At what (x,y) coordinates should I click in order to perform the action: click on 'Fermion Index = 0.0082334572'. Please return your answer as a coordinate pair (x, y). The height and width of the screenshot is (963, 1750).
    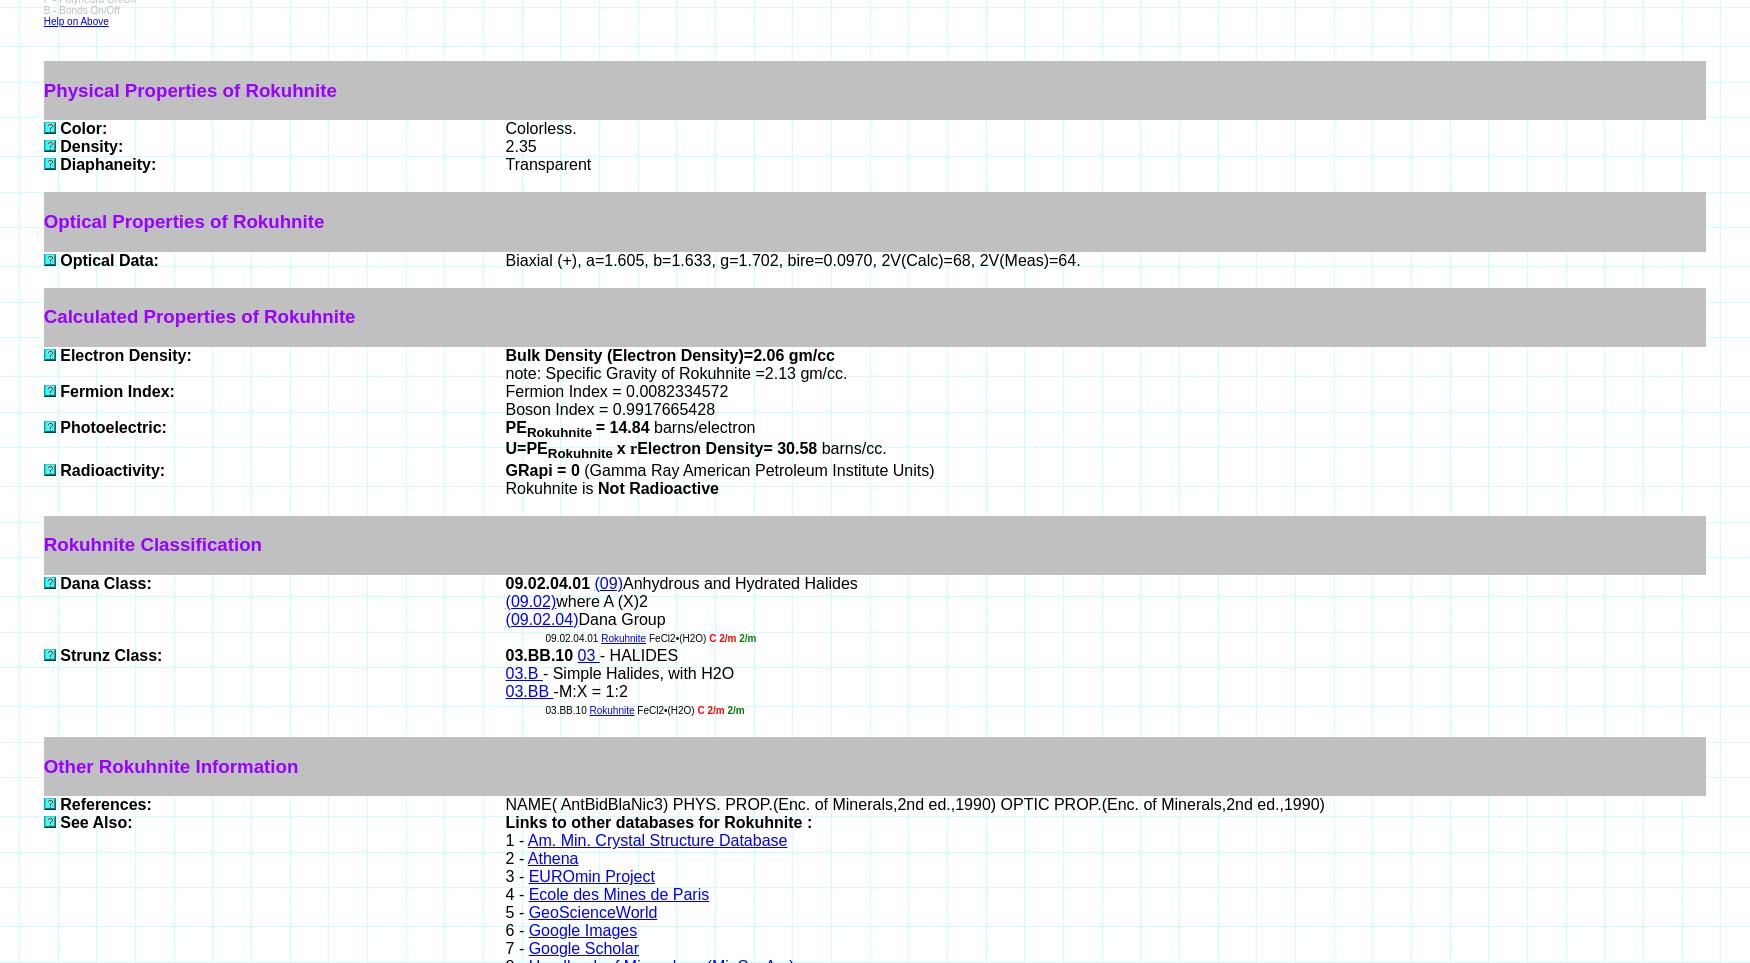
    Looking at the image, I should click on (616, 390).